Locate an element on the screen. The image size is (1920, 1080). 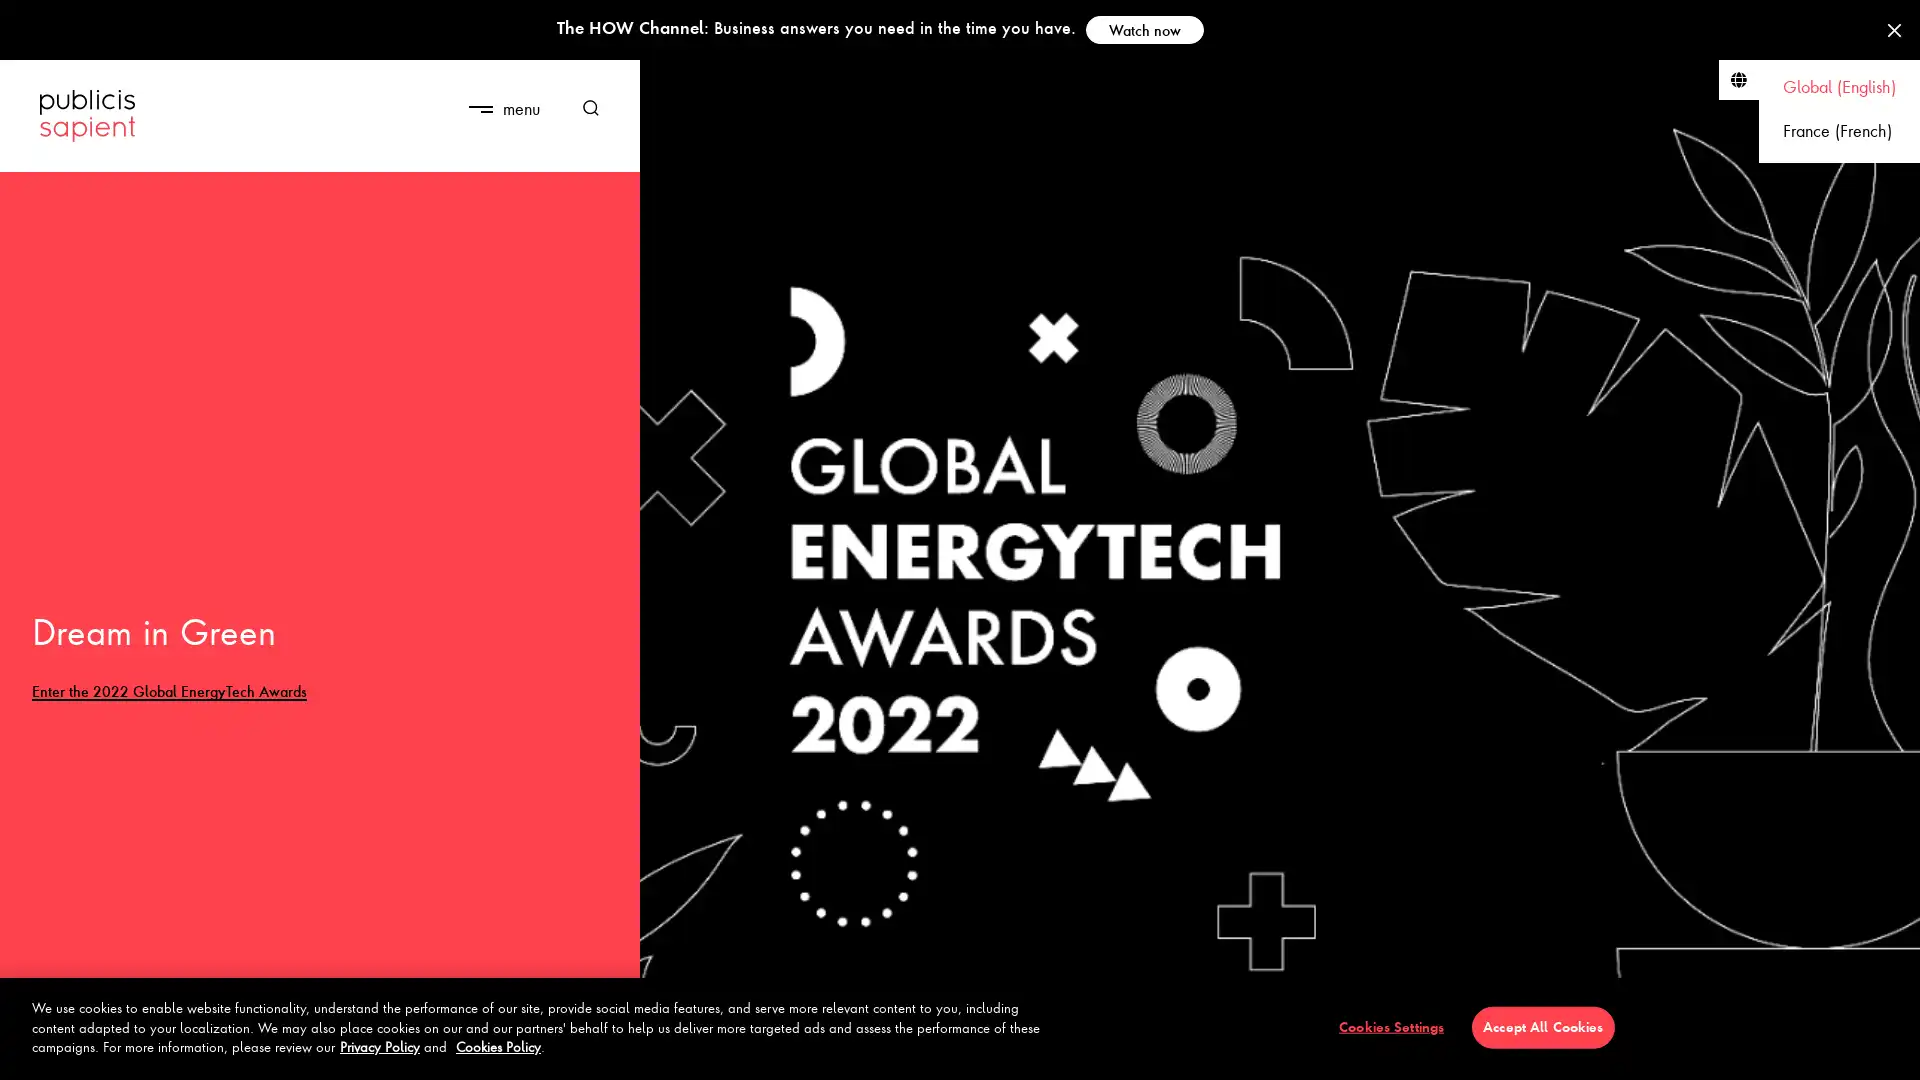
close is located at coordinates (560, 91).